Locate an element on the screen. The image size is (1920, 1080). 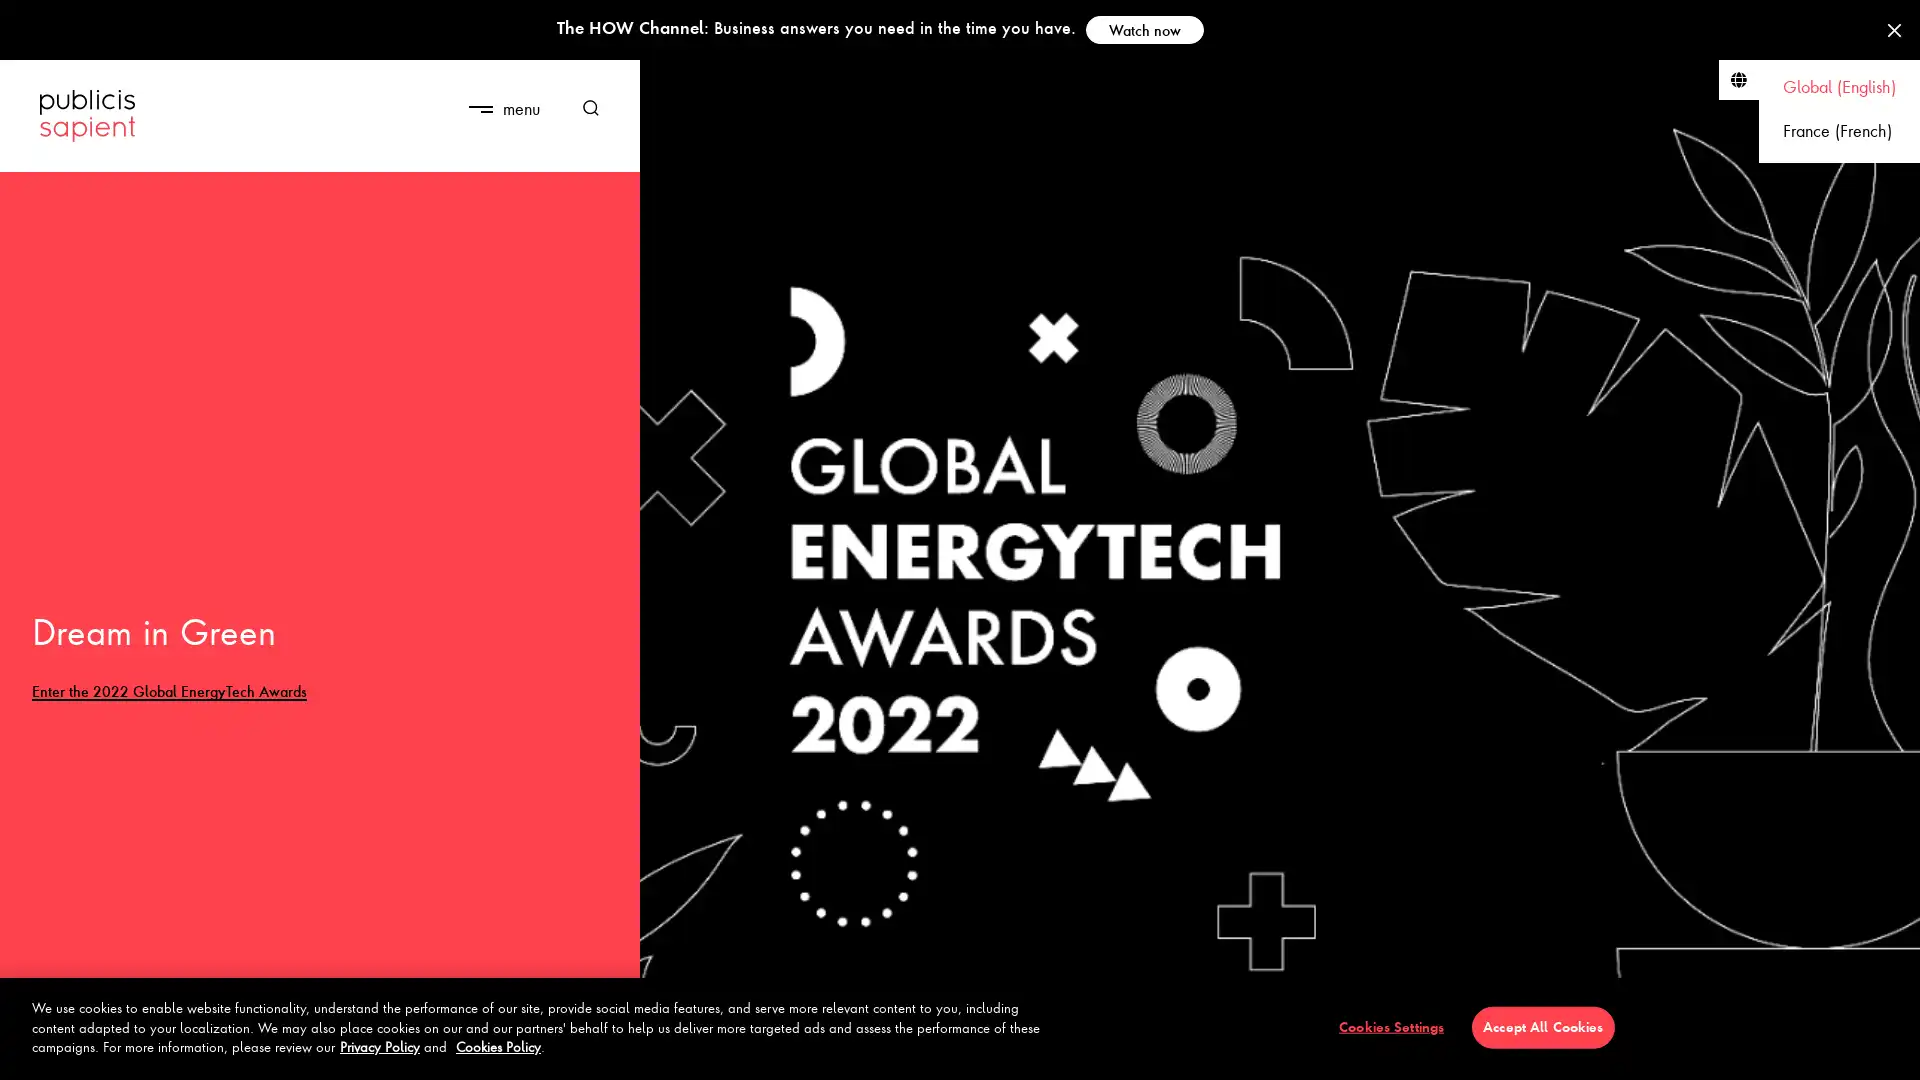
close is located at coordinates (560, 91).